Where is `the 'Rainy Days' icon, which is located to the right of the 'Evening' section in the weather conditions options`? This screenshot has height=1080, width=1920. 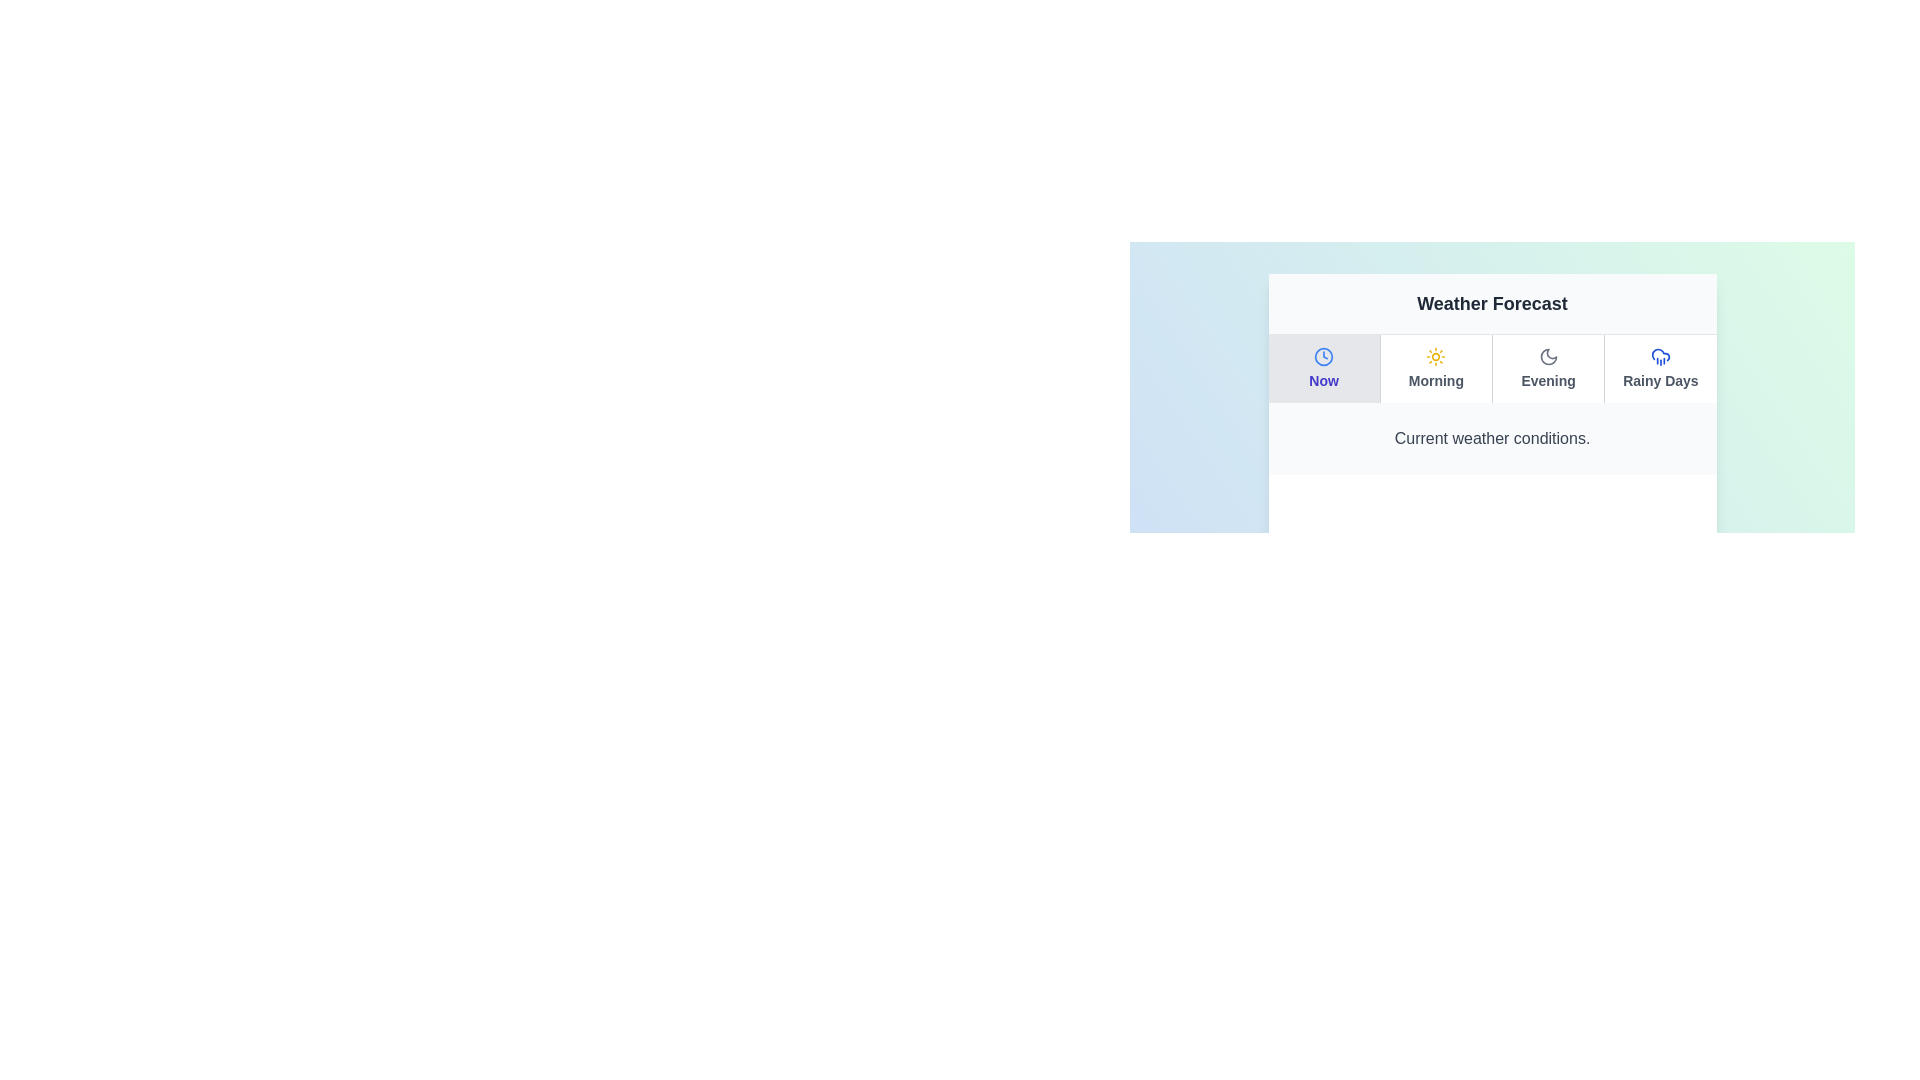 the 'Rainy Days' icon, which is located to the right of the 'Evening' section in the weather conditions options is located at coordinates (1660, 356).